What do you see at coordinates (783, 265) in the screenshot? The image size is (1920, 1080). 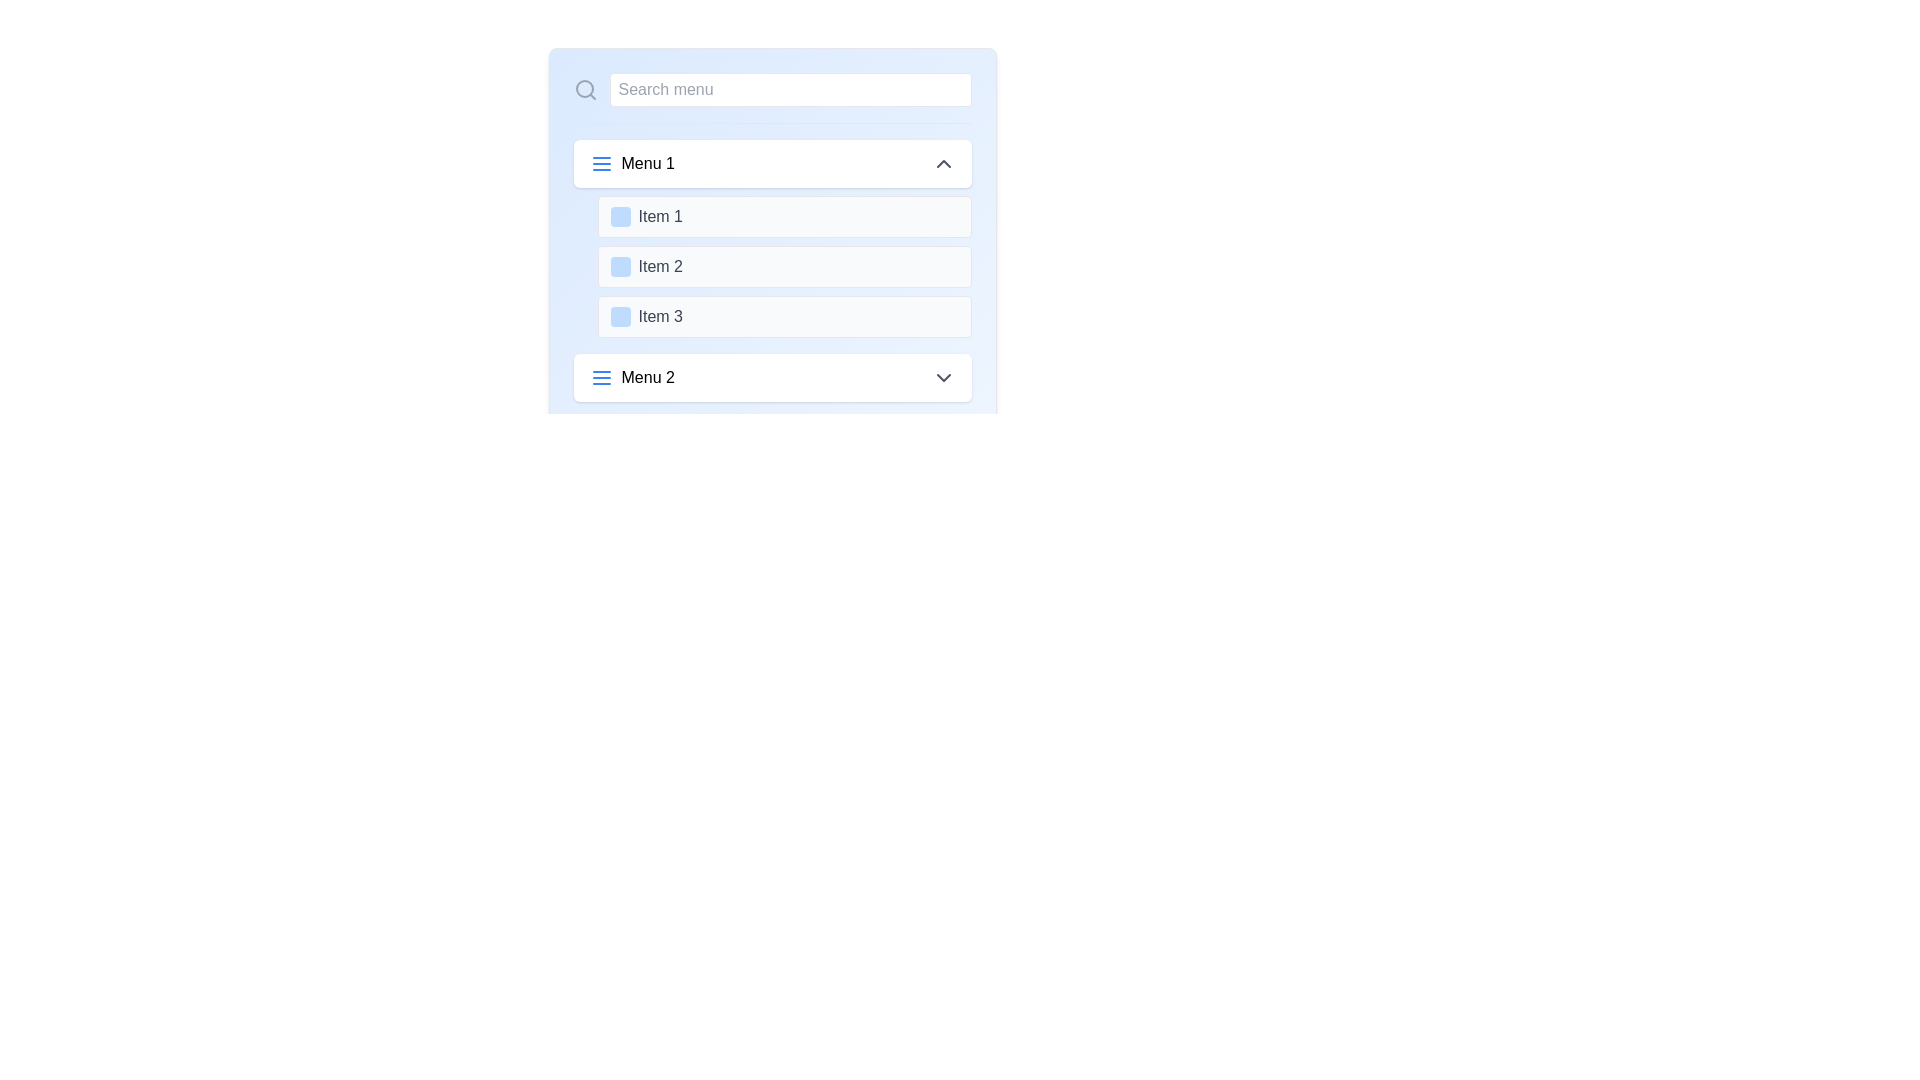 I see `the second item in the 'Menu 1' list` at bounding box center [783, 265].